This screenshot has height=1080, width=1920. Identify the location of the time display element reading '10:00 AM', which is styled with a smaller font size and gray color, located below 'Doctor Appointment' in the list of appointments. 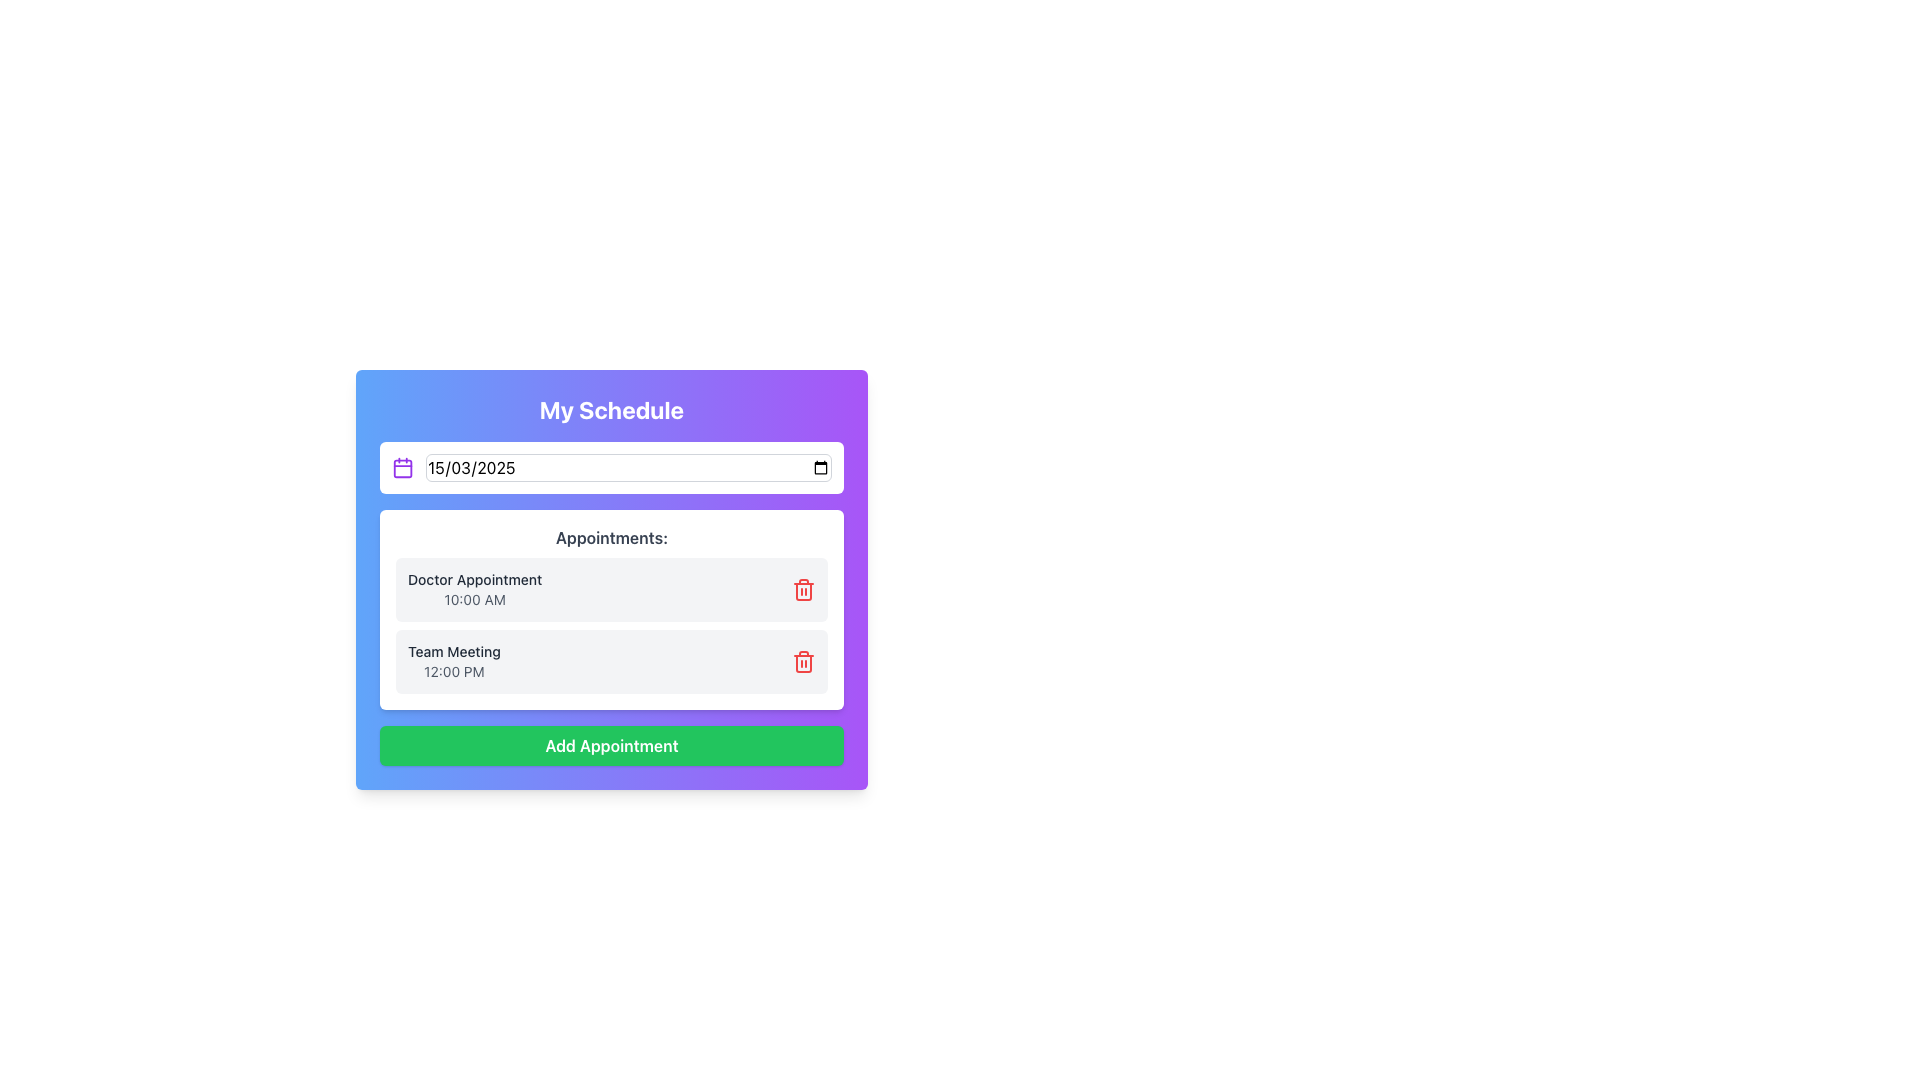
(474, 599).